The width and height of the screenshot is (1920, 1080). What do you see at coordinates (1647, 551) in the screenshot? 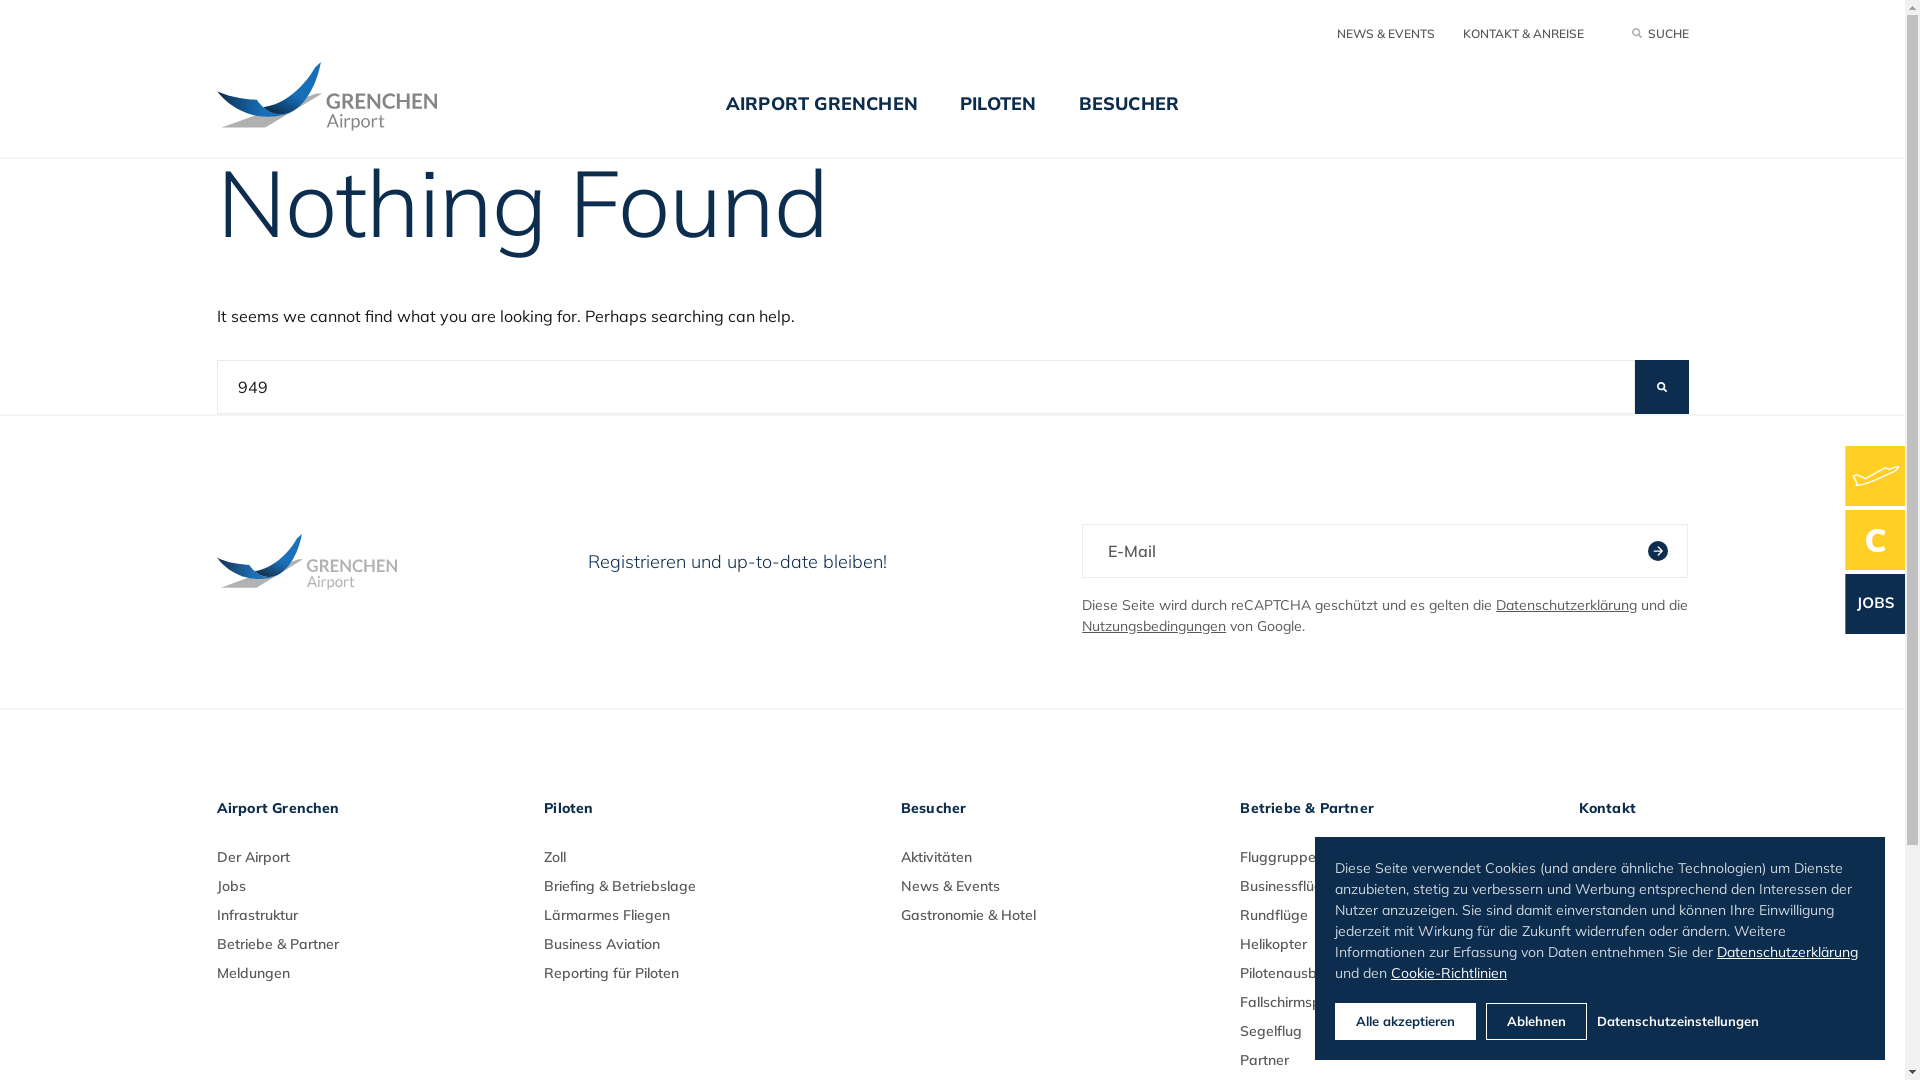
I see `'Send'` at bounding box center [1647, 551].